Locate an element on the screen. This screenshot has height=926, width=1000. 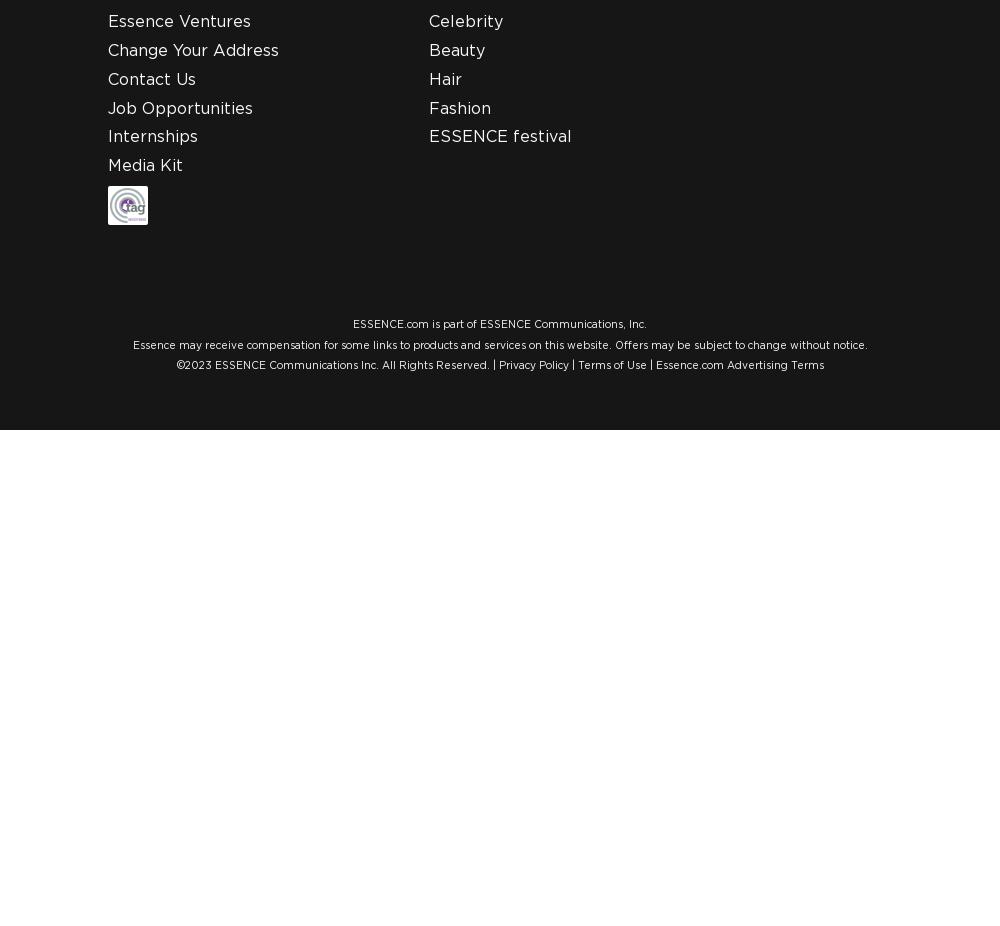
'Job Opportunities' is located at coordinates (180, 106).